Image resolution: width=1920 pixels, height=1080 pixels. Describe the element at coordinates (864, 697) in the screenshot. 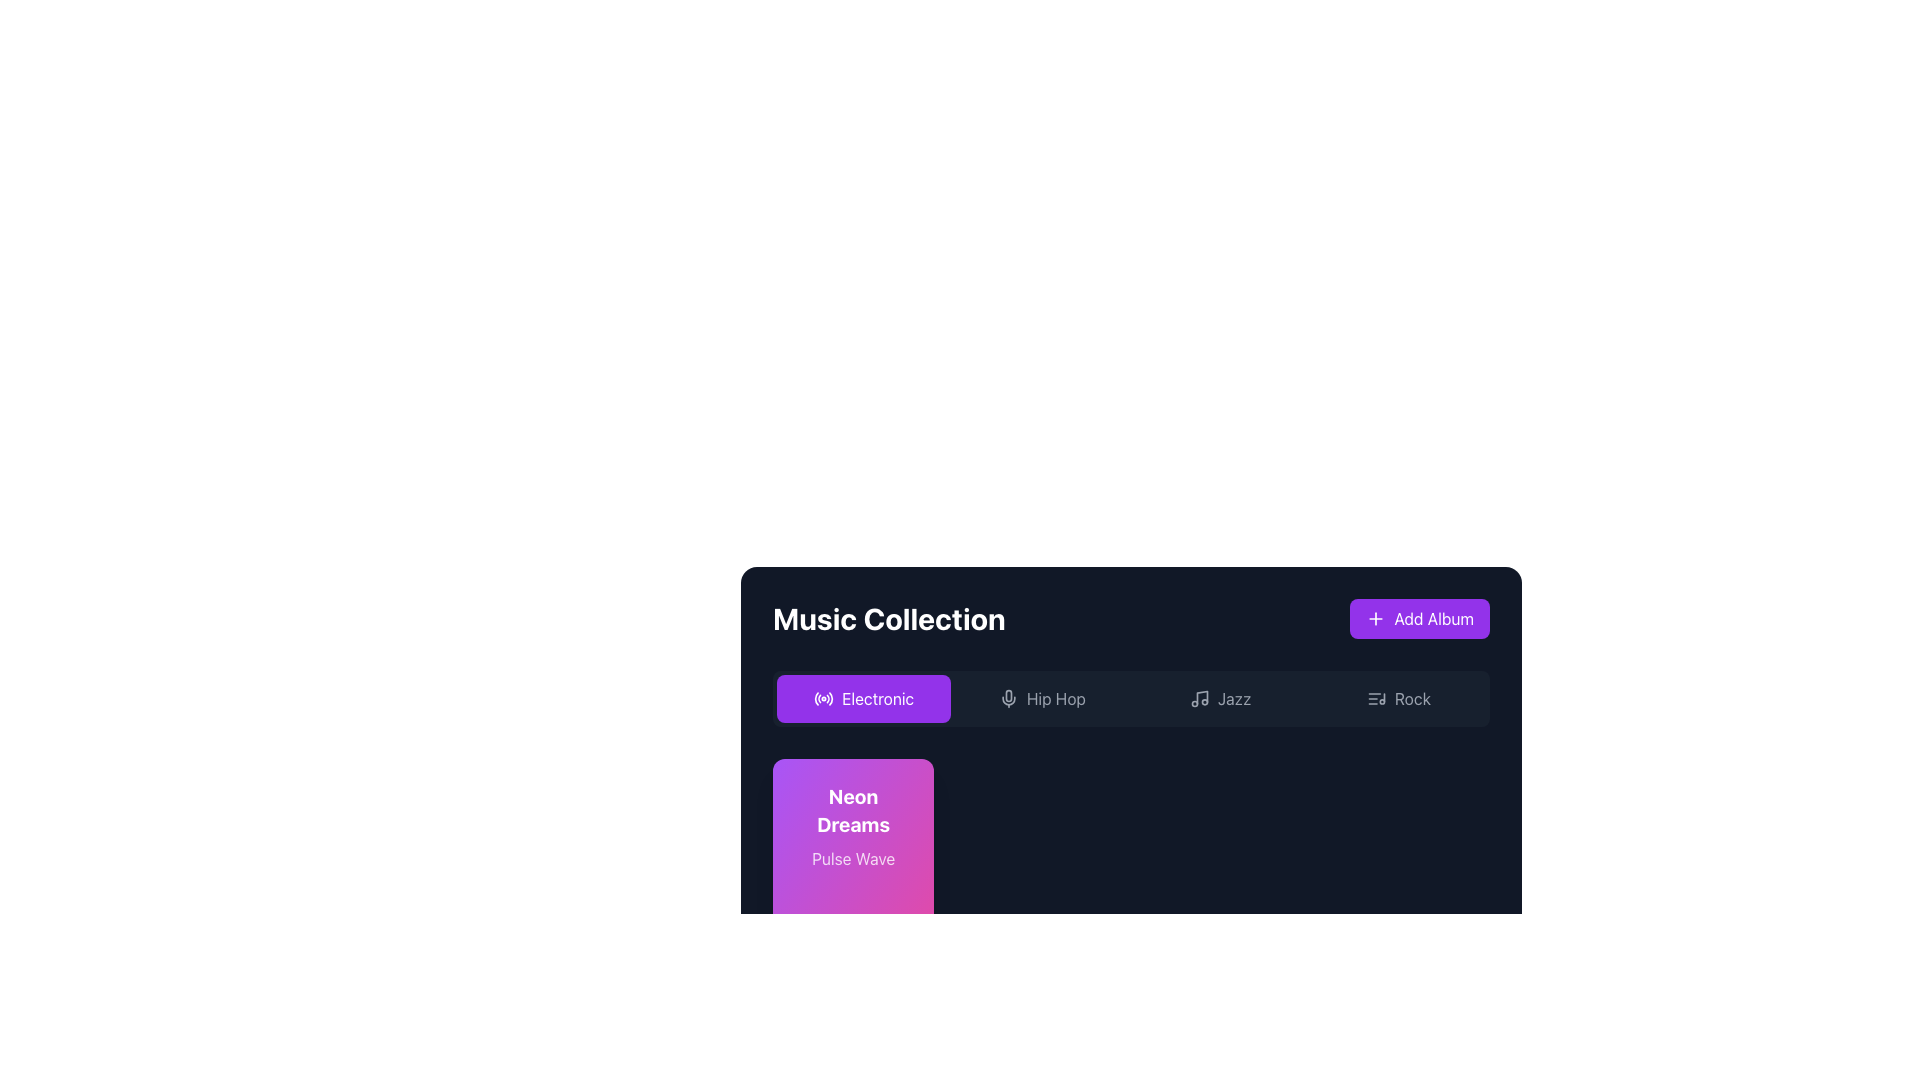

I see `the 'Electronic' button, which is a vibrant purple rectangular button with rounded corners, displaying white text and an icon, located below the 'Music Collection' header` at that location.